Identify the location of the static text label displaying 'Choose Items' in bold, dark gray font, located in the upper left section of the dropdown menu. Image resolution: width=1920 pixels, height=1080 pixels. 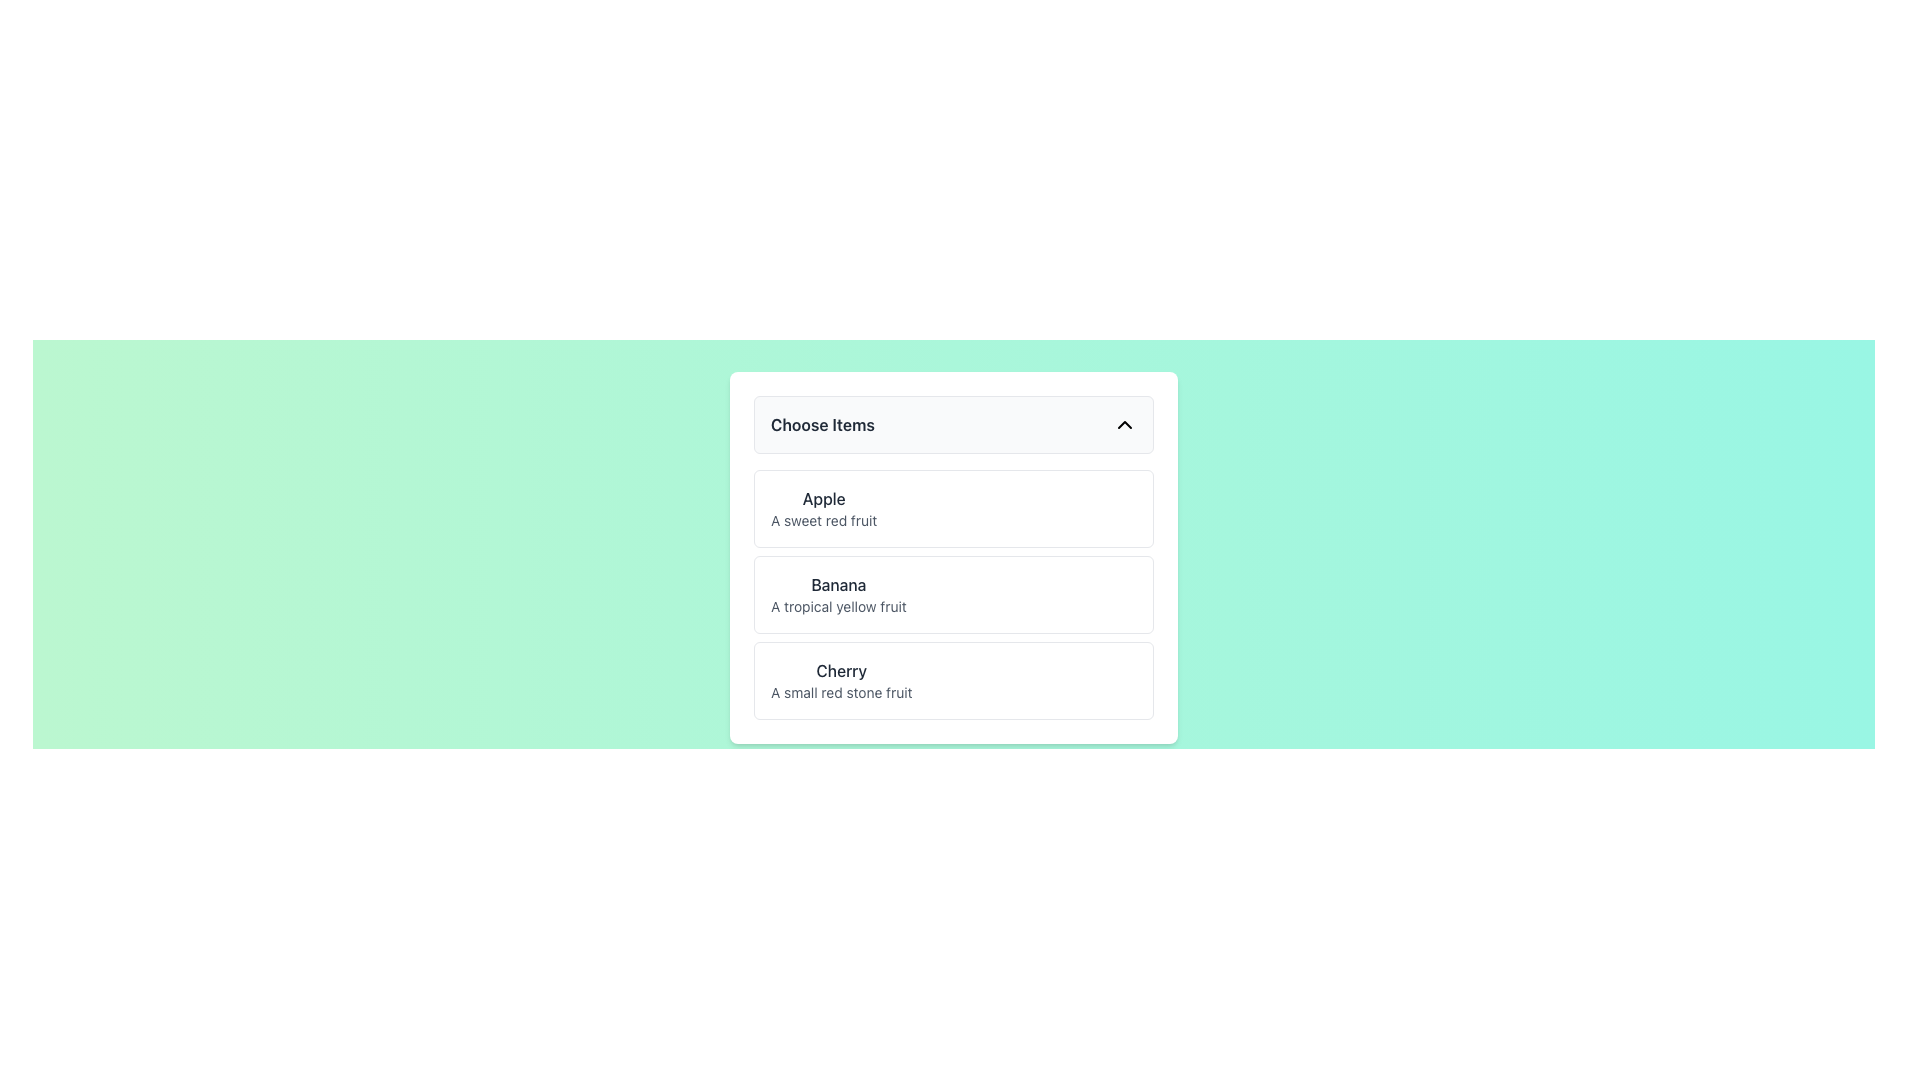
(822, 423).